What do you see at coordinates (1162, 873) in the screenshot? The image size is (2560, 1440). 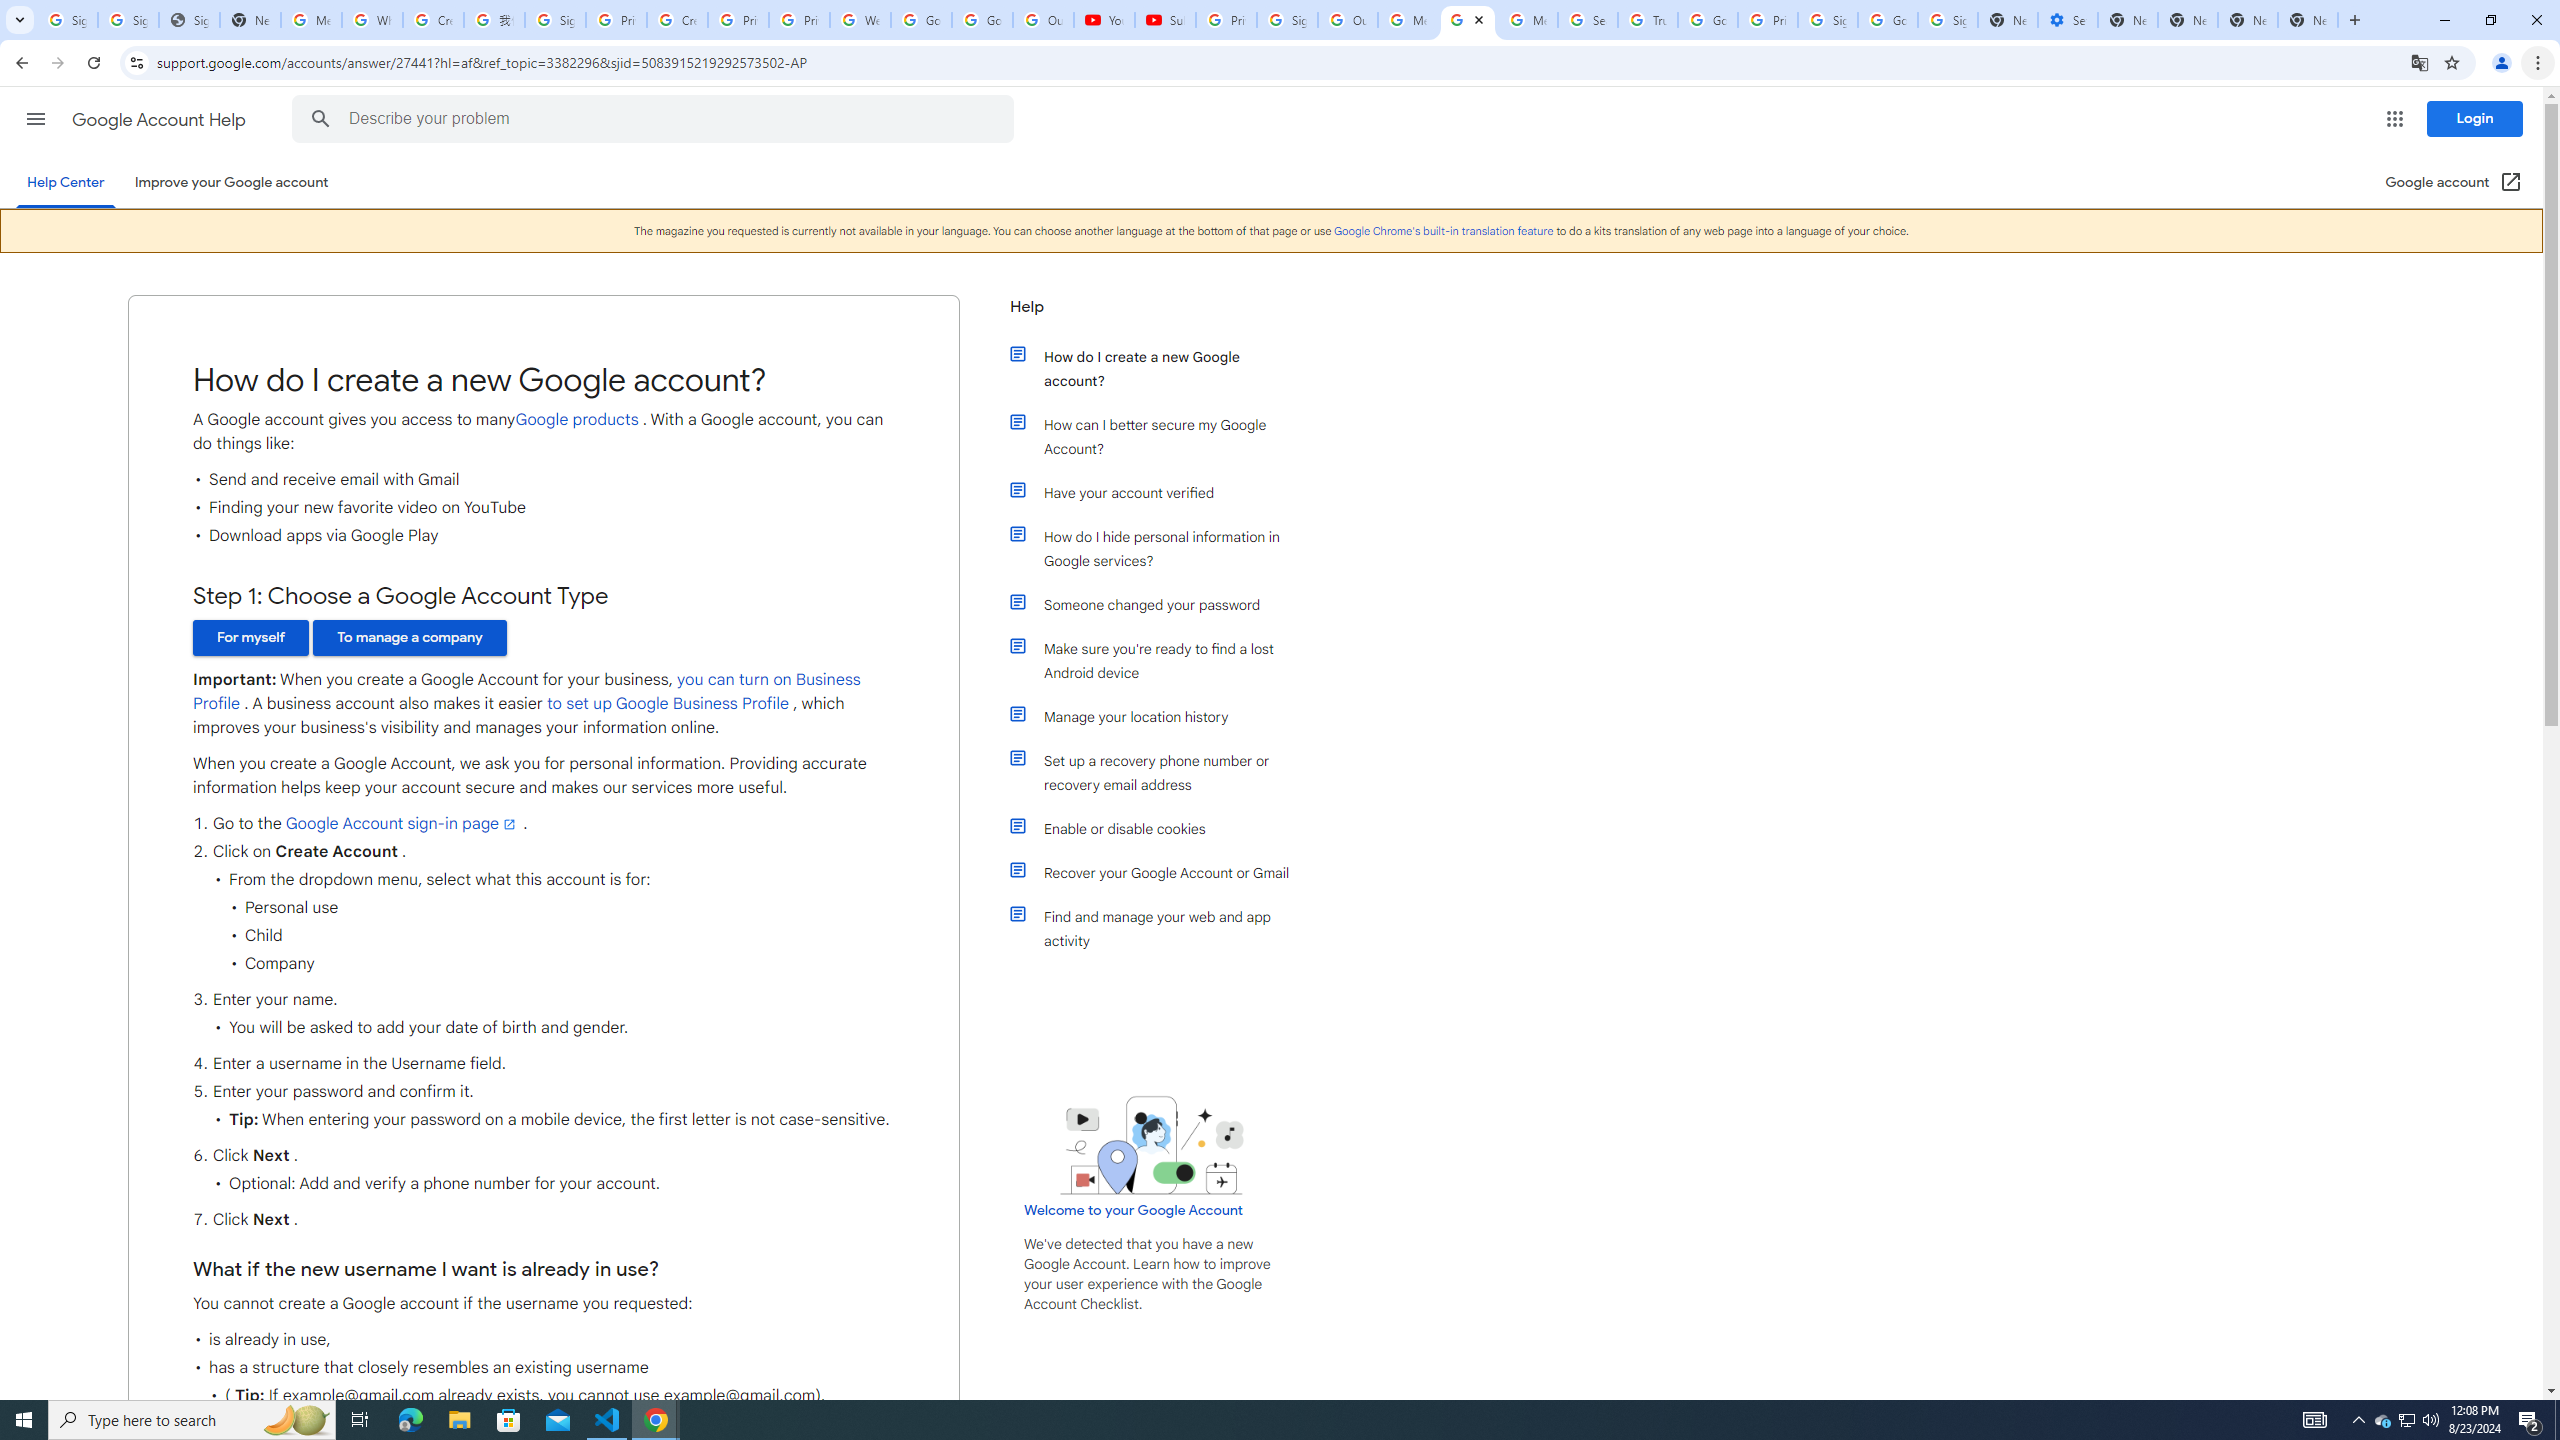 I see `'Recover your Google Account or Gmail'` at bounding box center [1162, 873].